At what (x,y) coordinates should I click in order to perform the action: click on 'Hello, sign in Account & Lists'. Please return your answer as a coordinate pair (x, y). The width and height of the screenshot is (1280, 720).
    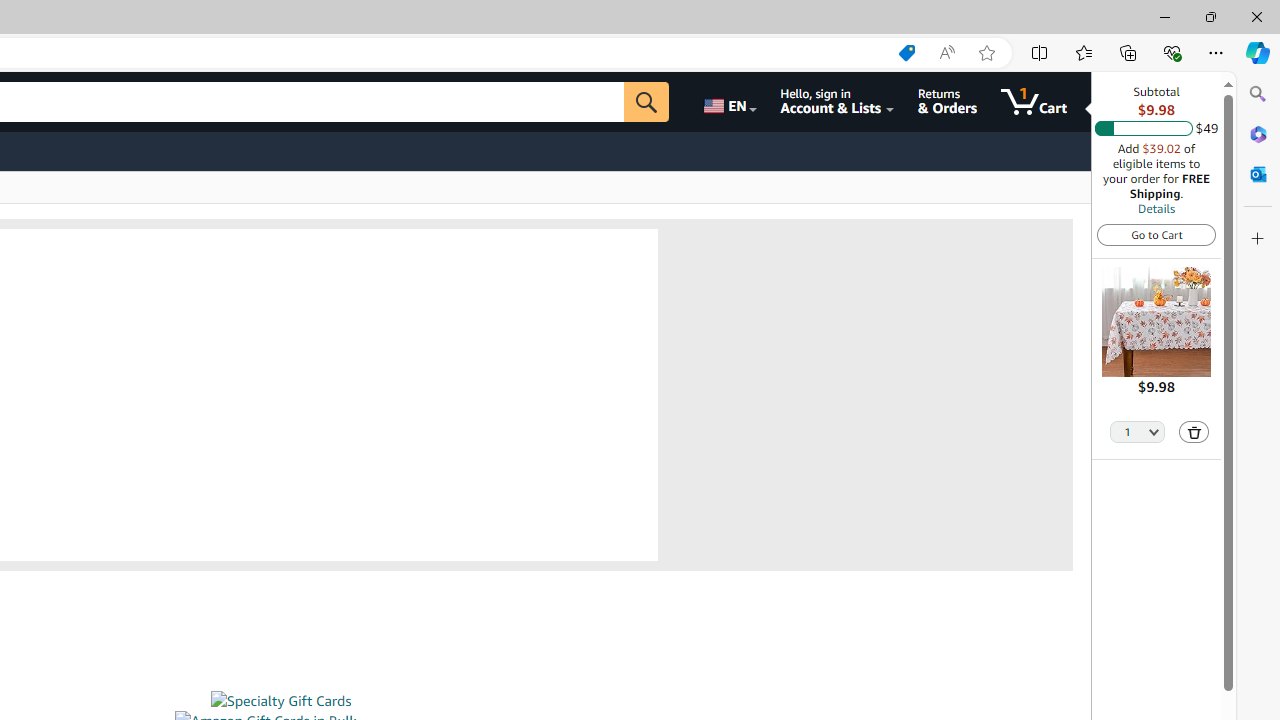
    Looking at the image, I should click on (837, 101).